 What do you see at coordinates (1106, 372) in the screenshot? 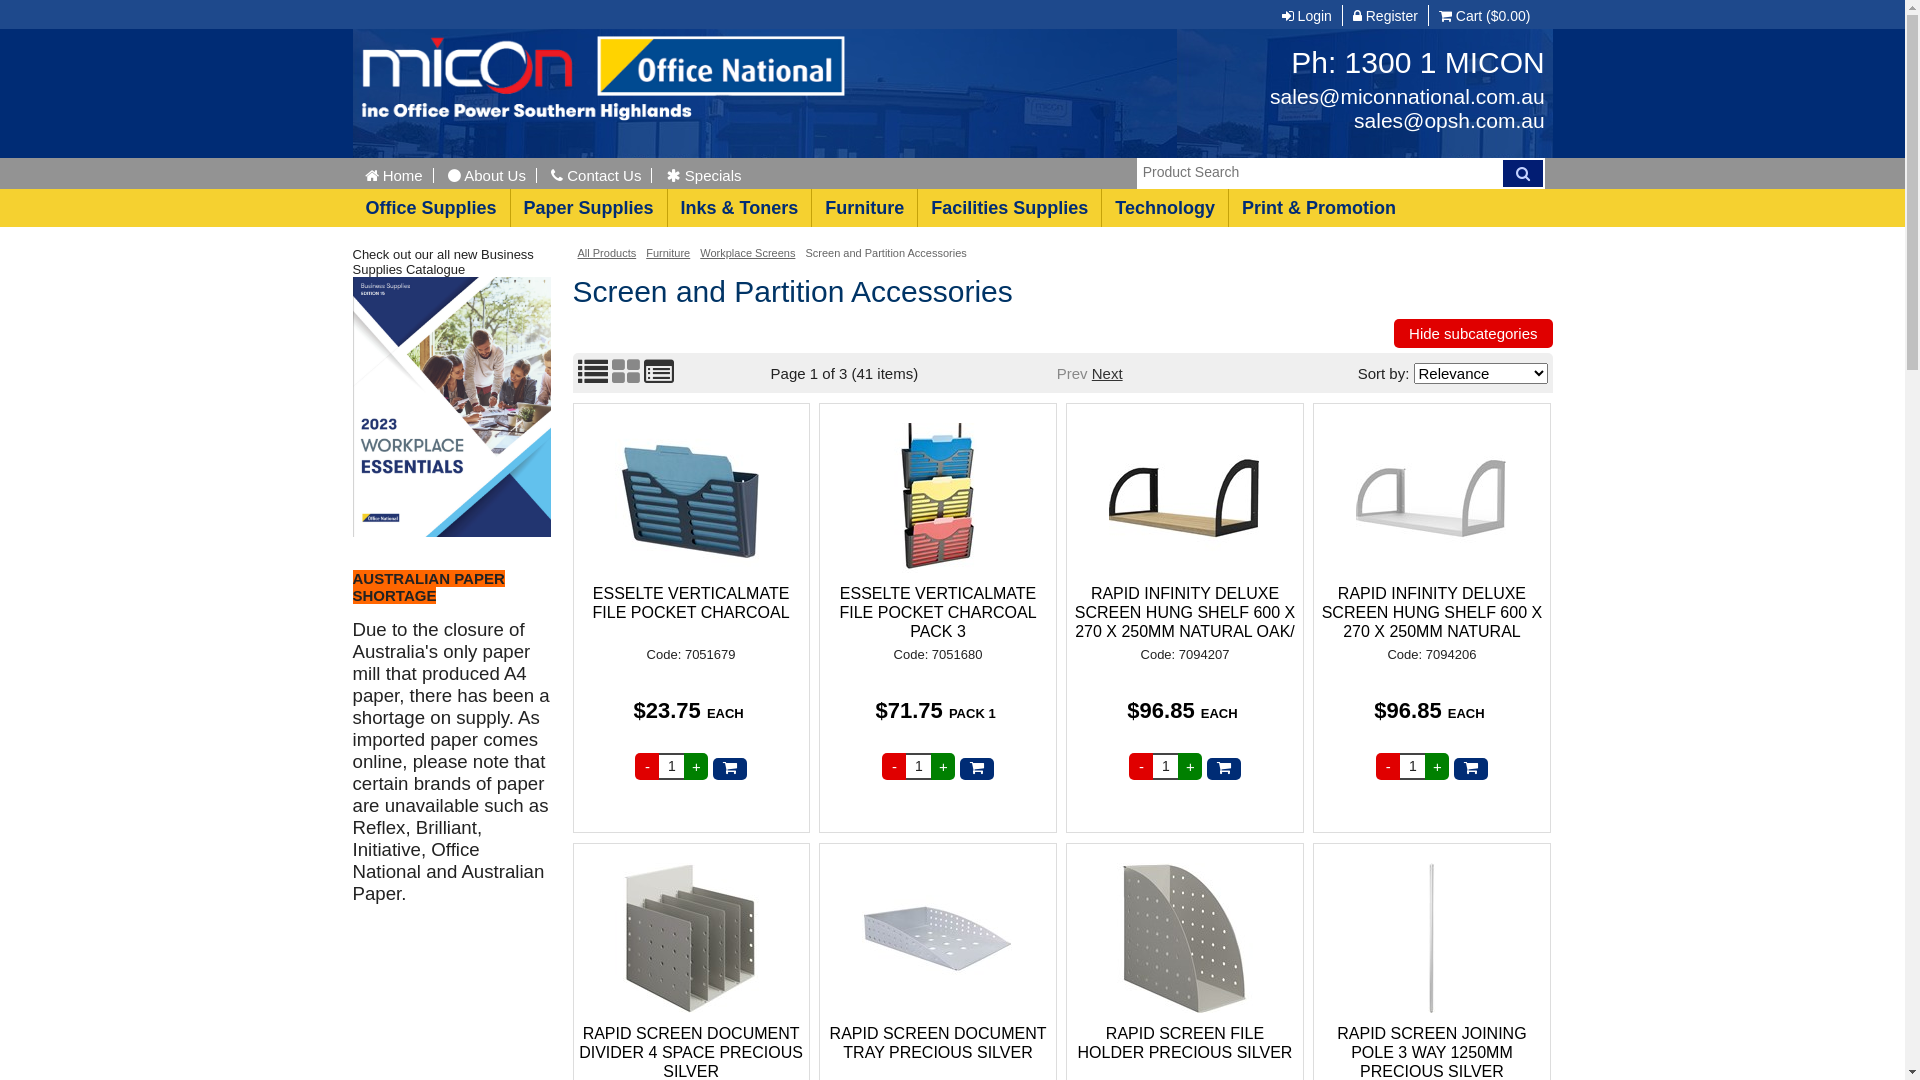
I see `'Next'` at bounding box center [1106, 372].